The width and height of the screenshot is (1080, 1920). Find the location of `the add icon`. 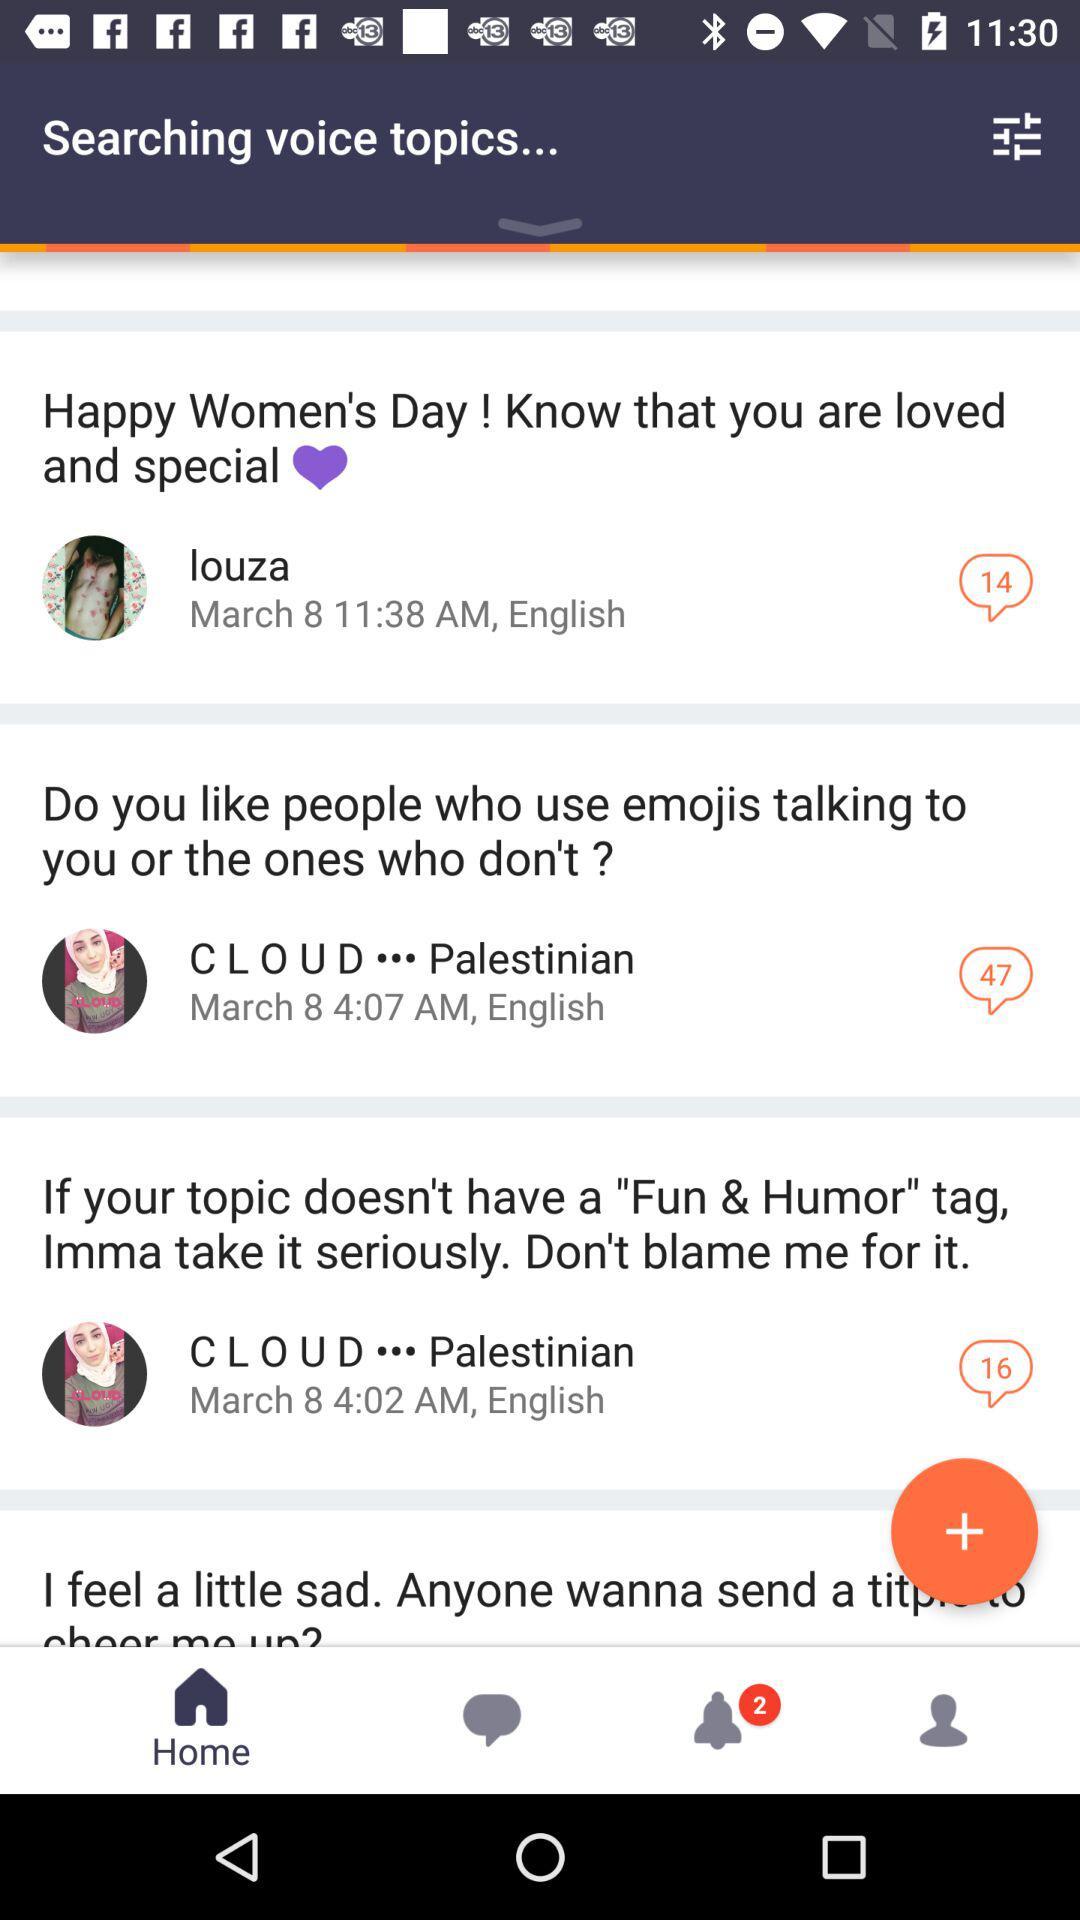

the add icon is located at coordinates (963, 1530).